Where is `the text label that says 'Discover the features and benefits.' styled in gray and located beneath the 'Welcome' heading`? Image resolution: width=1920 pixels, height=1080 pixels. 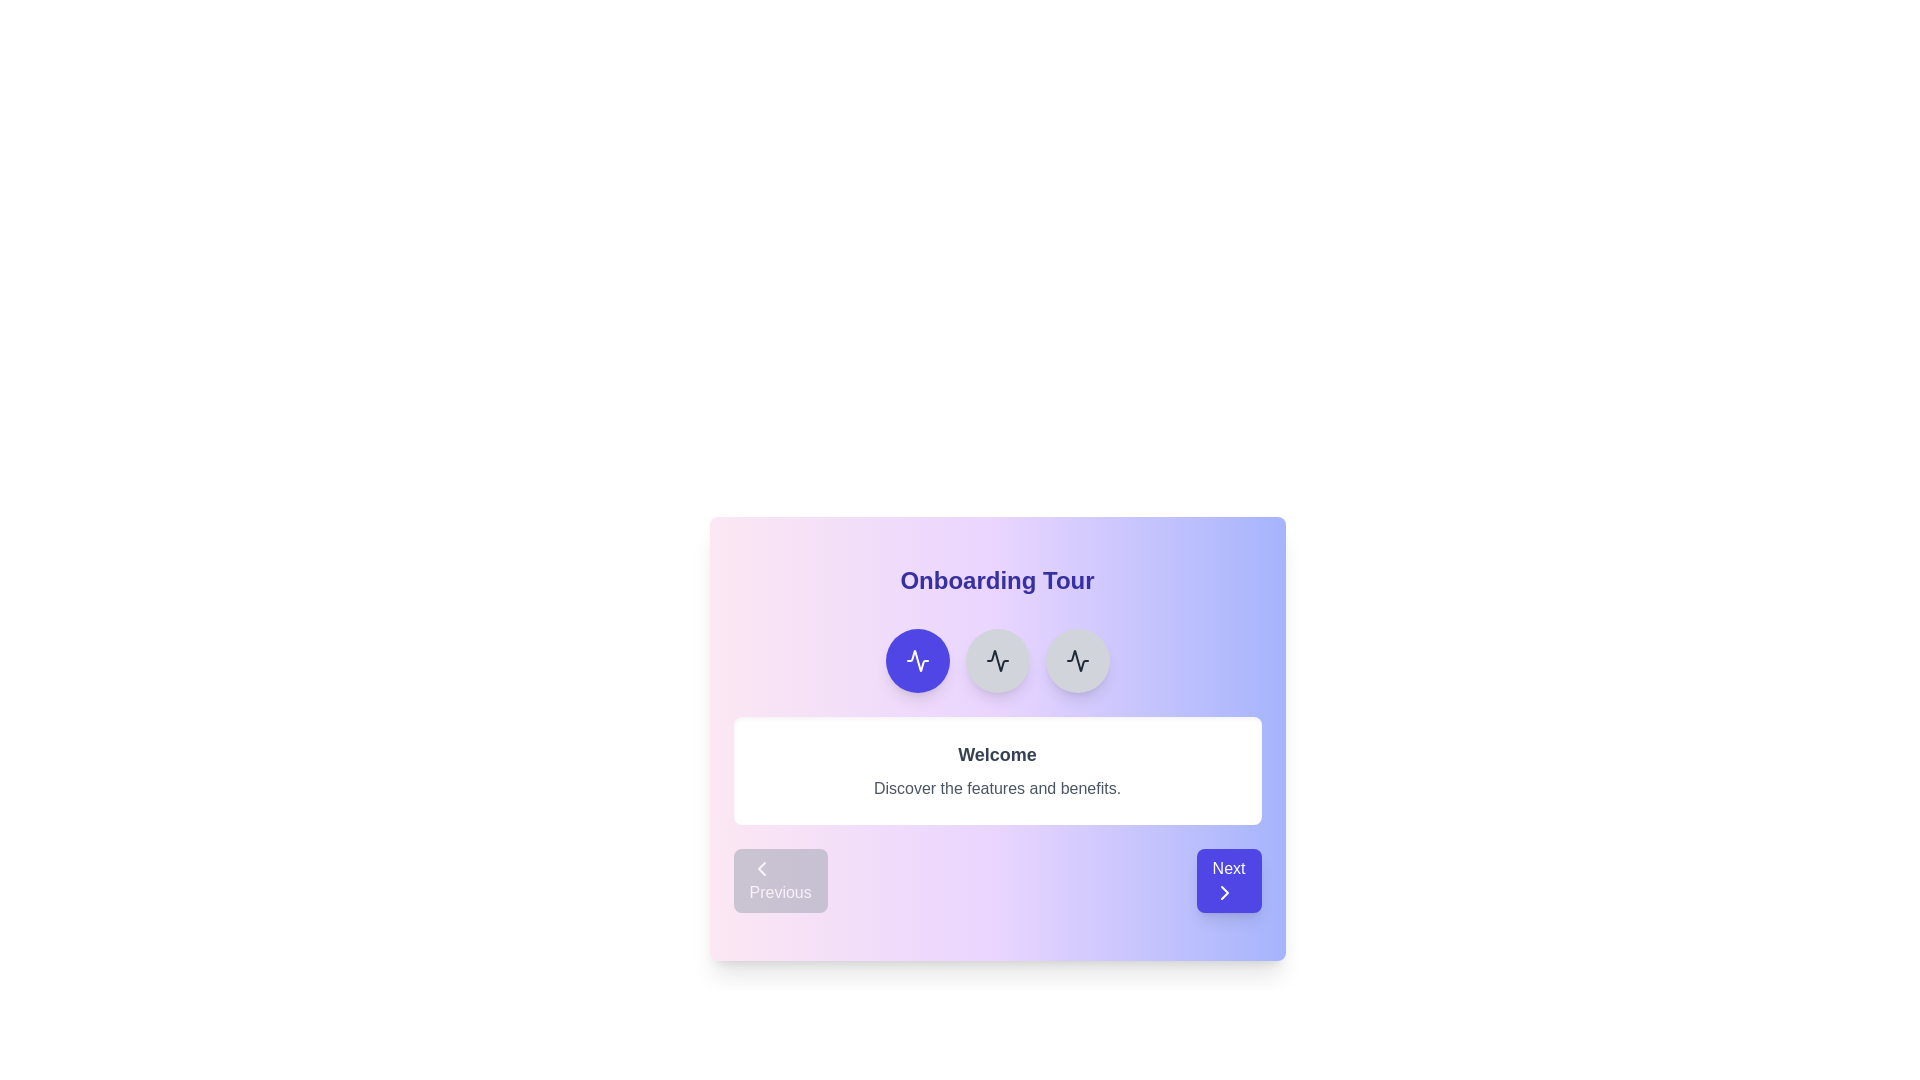
the text label that says 'Discover the features and benefits.' styled in gray and located beneath the 'Welcome' heading is located at coordinates (997, 788).